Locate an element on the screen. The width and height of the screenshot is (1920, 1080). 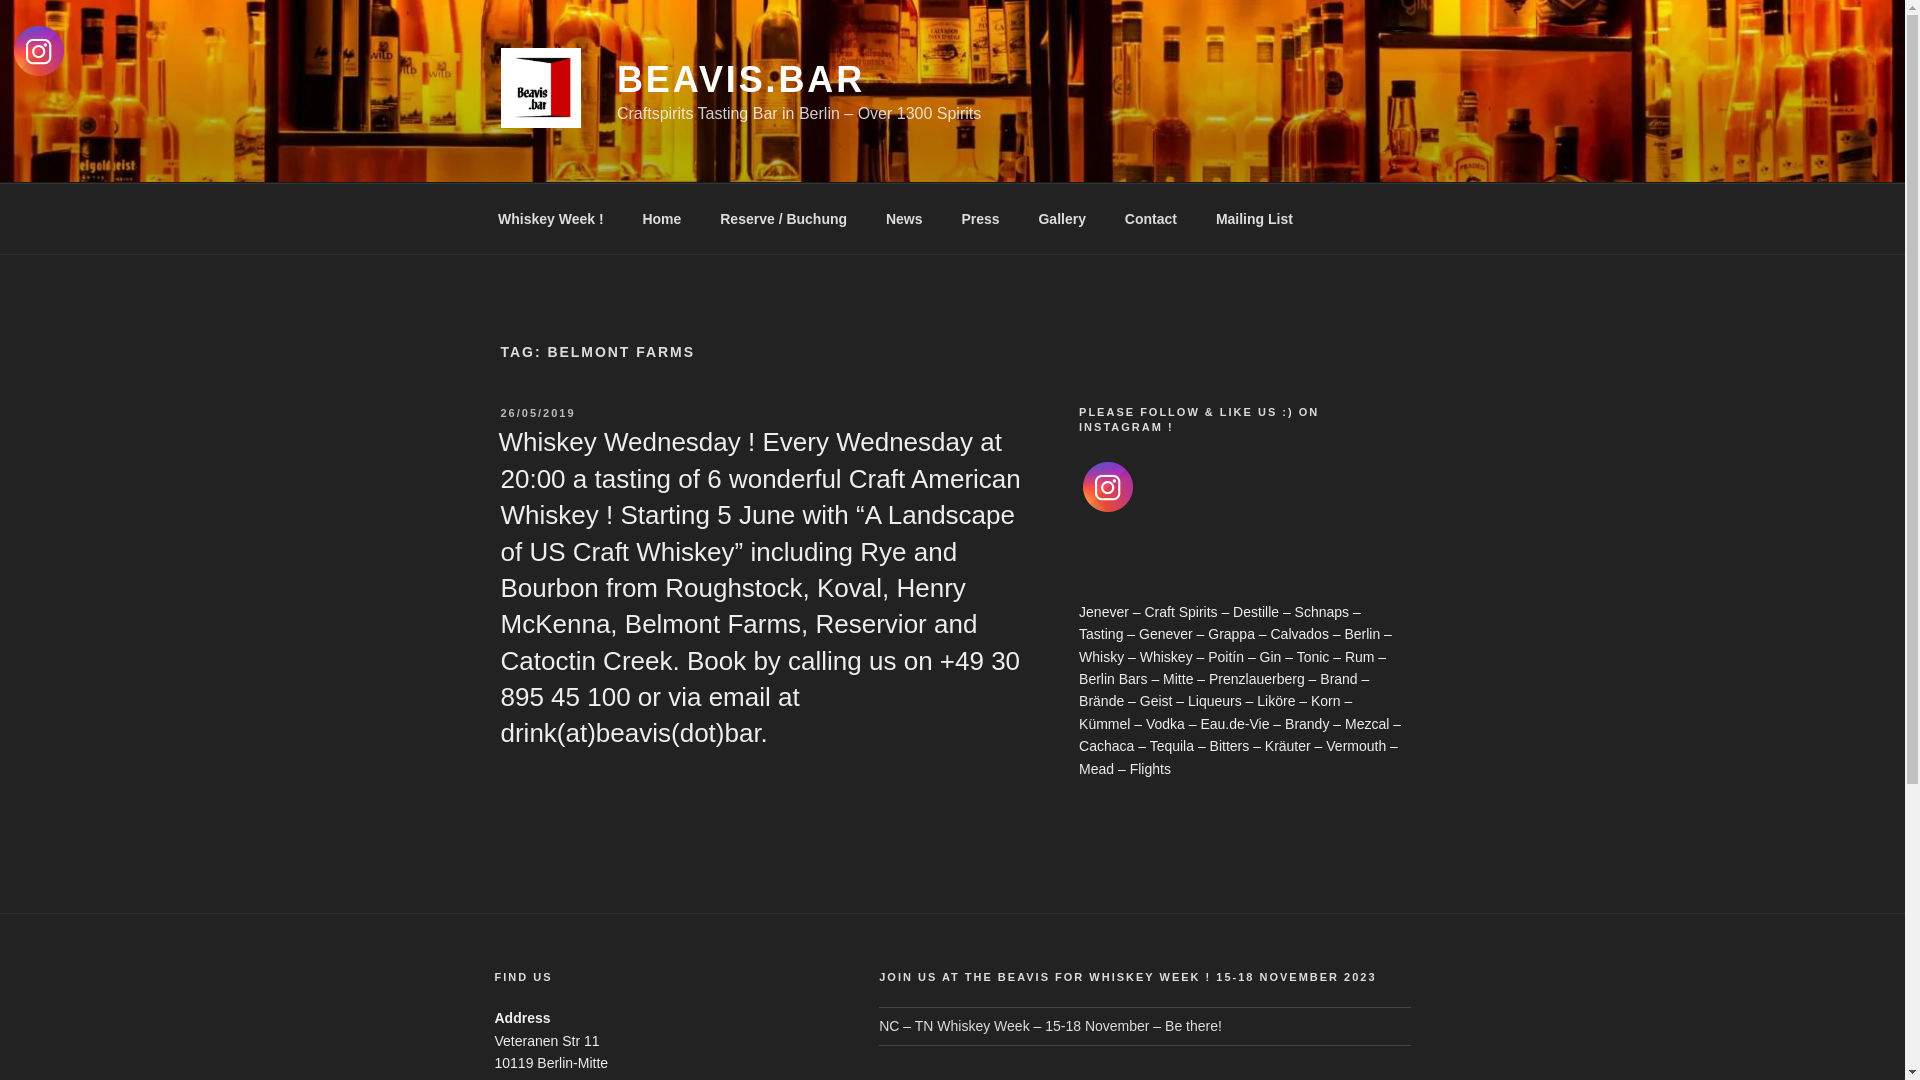
'Contact' is located at coordinates (1150, 218).